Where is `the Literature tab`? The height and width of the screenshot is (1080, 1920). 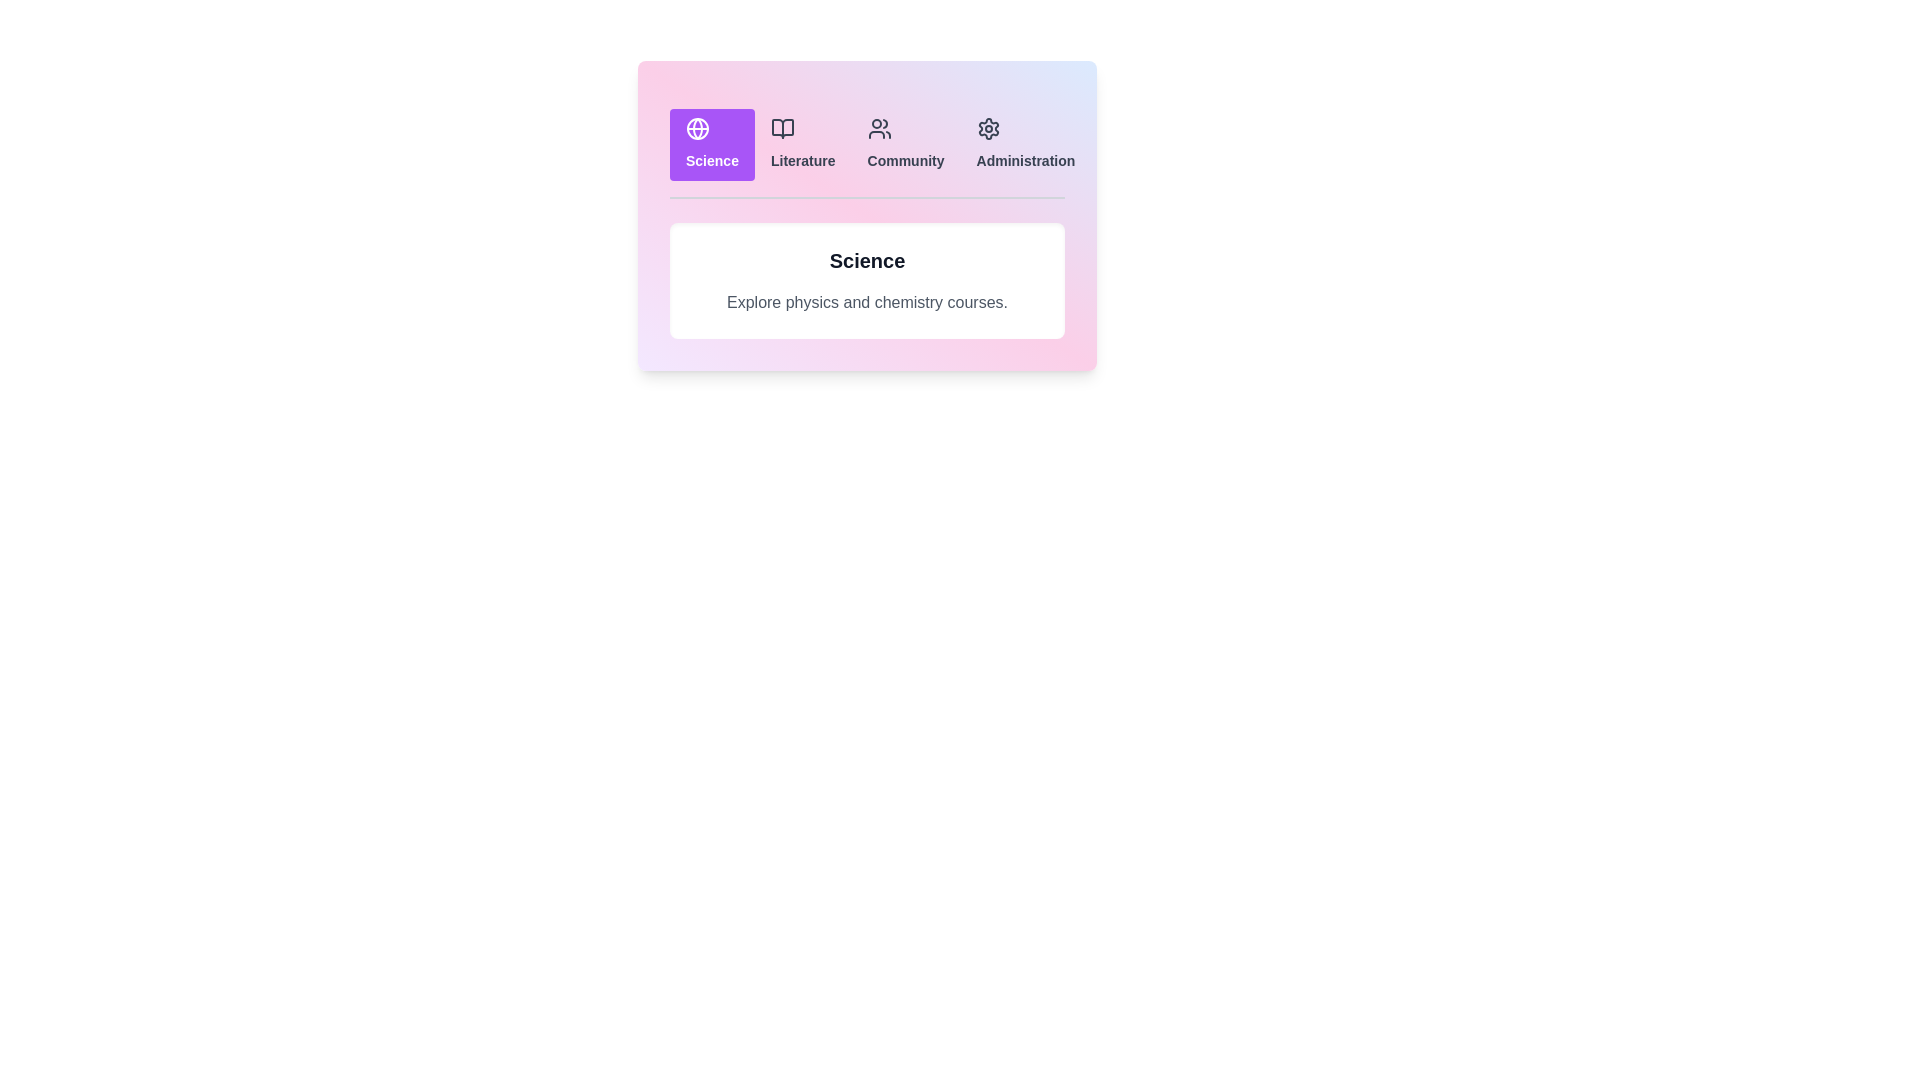 the Literature tab is located at coordinates (802, 144).